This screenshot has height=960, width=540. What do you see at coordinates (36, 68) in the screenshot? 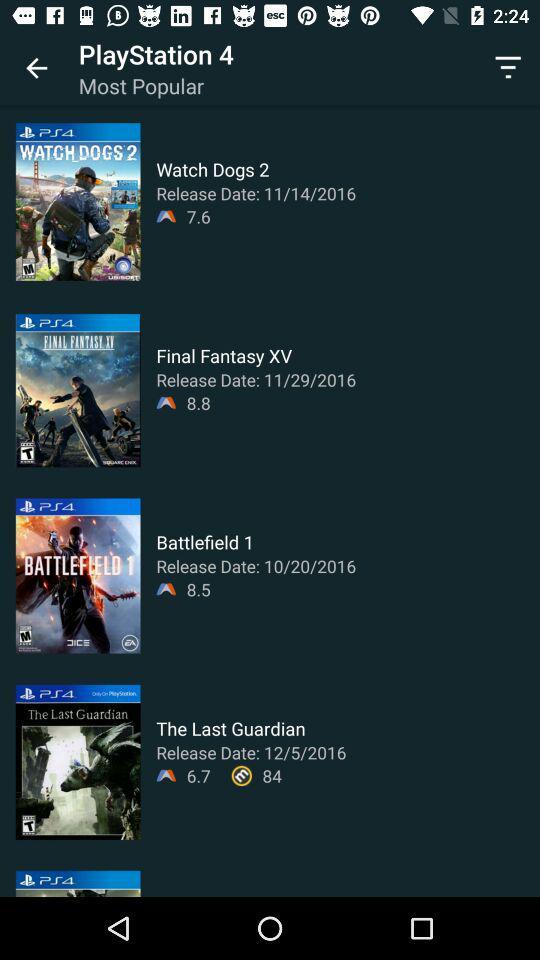
I see `icon to the left of playstation 4 icon` at bounding box center [36, 68].